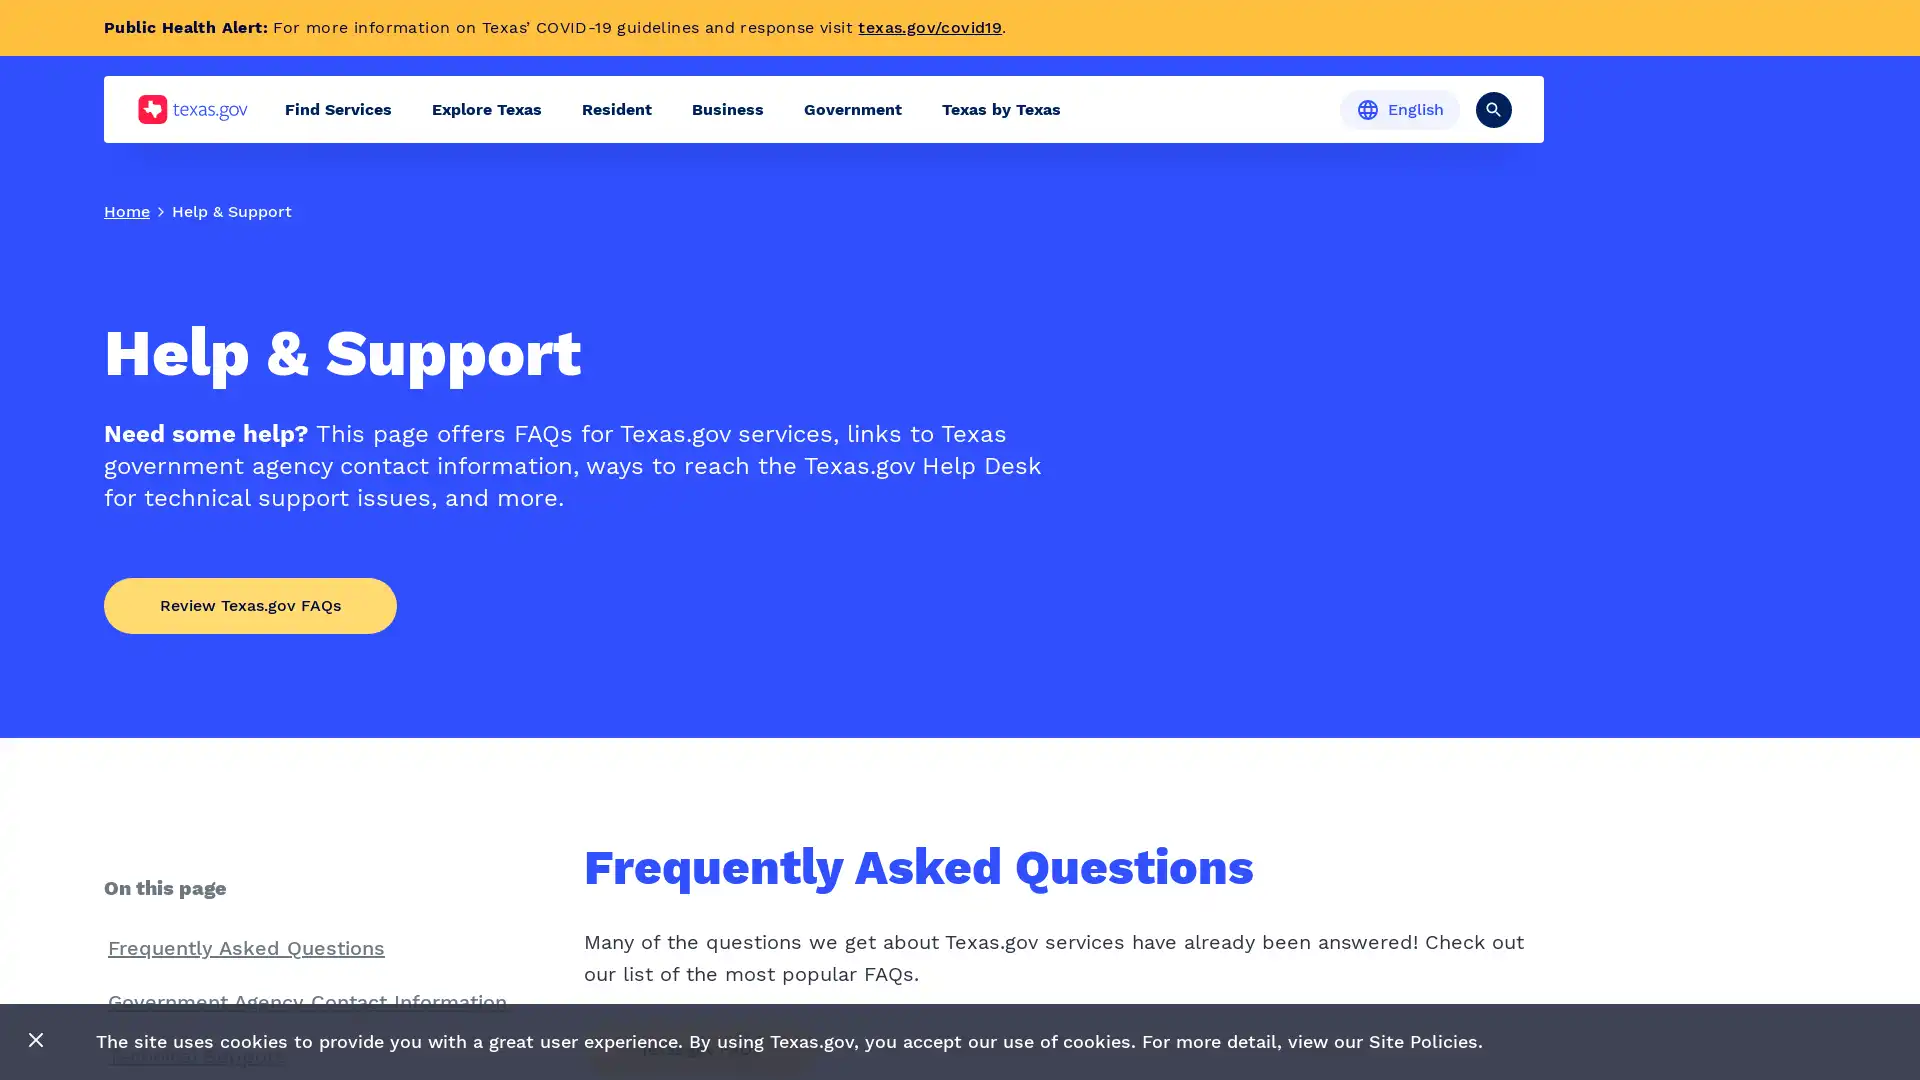  What do you see at coordinates (486, 109) in the screenshot?
I see `Explore Texas` at bounding box center [486, 109].